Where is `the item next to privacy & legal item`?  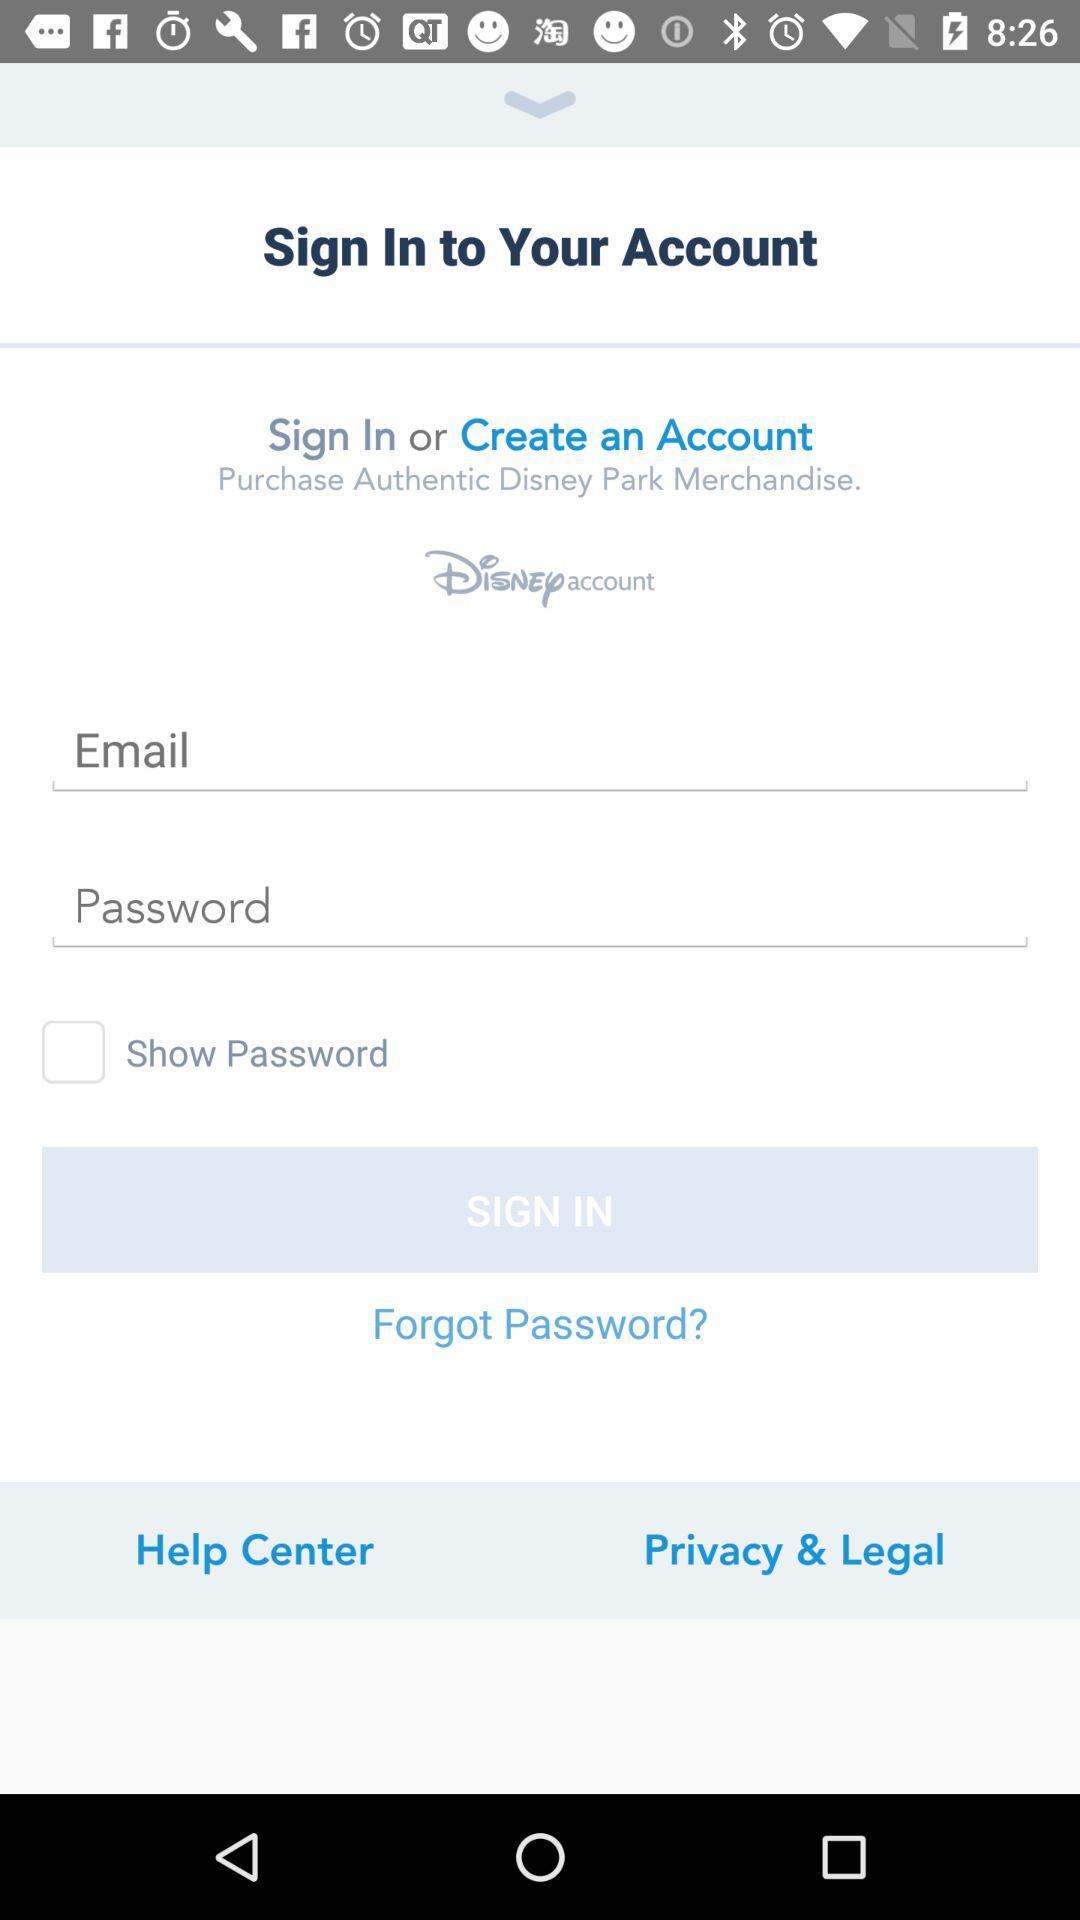 the item next to privacy & legal item is located at coordinates (253, 1549).